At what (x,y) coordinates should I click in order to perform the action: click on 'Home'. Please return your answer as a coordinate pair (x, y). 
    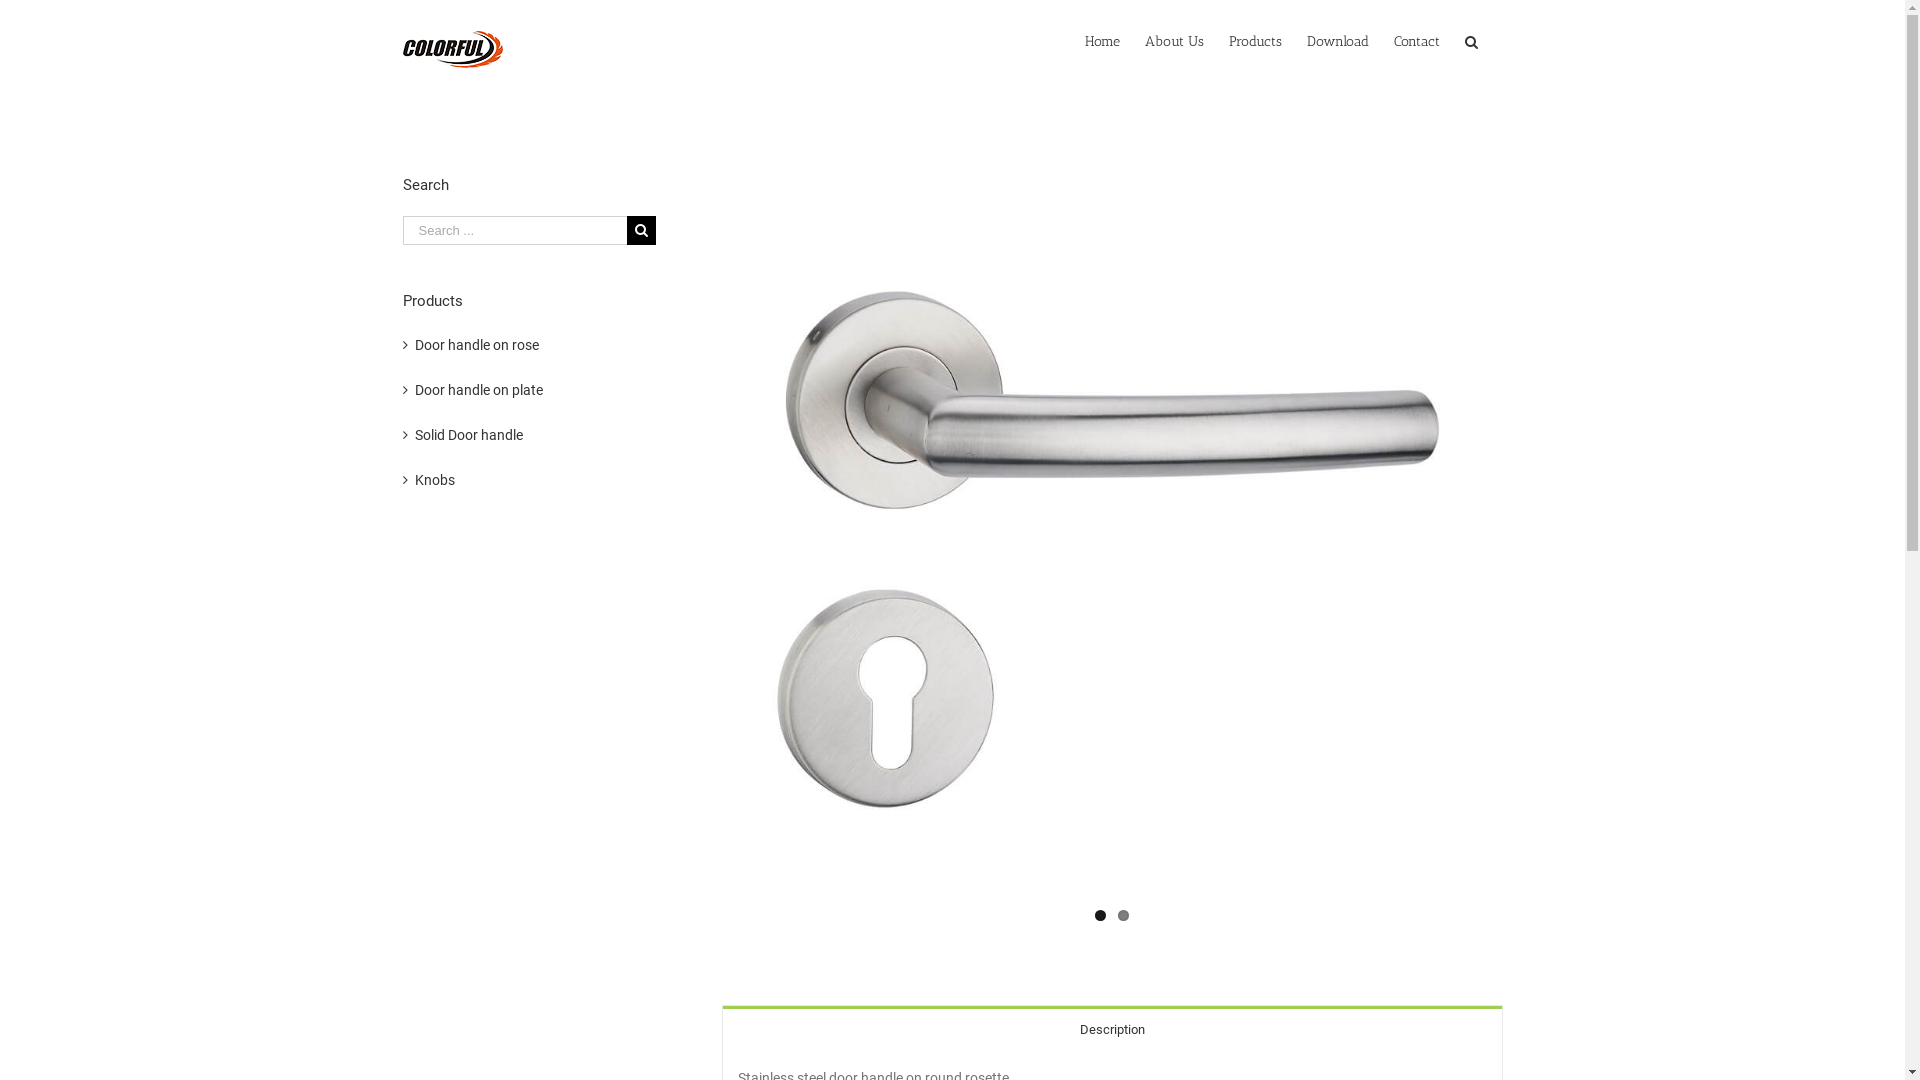
    Looking at the image, I should click on (1100, 42).